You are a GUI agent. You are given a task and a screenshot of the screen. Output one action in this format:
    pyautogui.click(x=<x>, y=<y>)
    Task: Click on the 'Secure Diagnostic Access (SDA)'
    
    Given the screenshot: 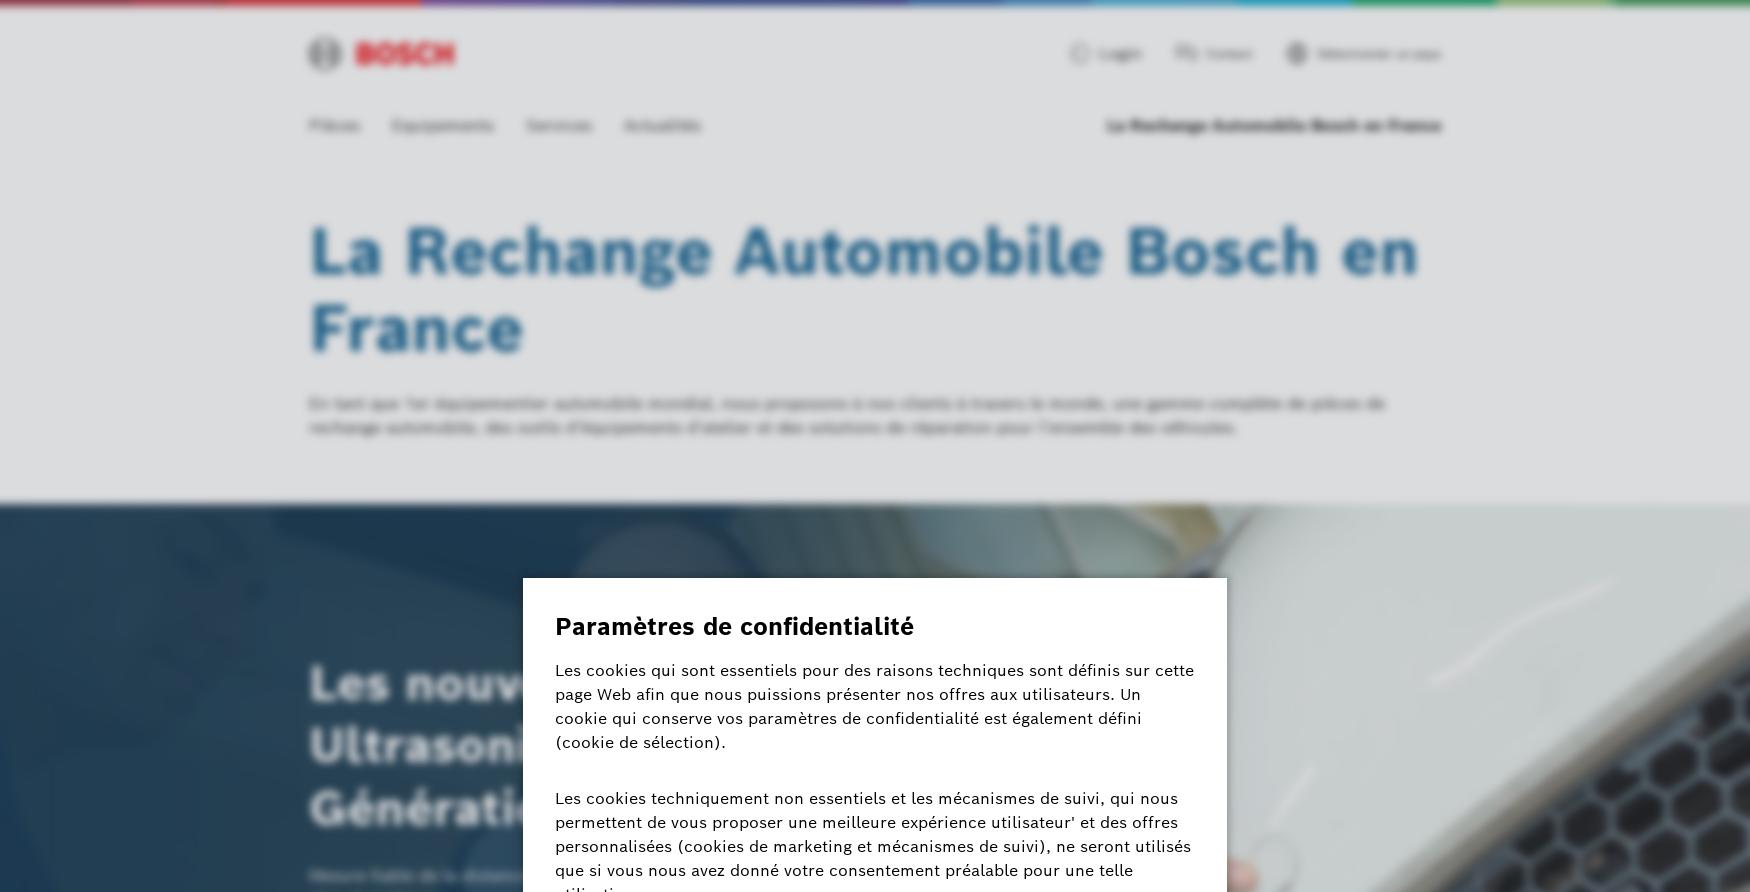 What is the action you would take?
    pyautogui.click(x=424, y=660)
    